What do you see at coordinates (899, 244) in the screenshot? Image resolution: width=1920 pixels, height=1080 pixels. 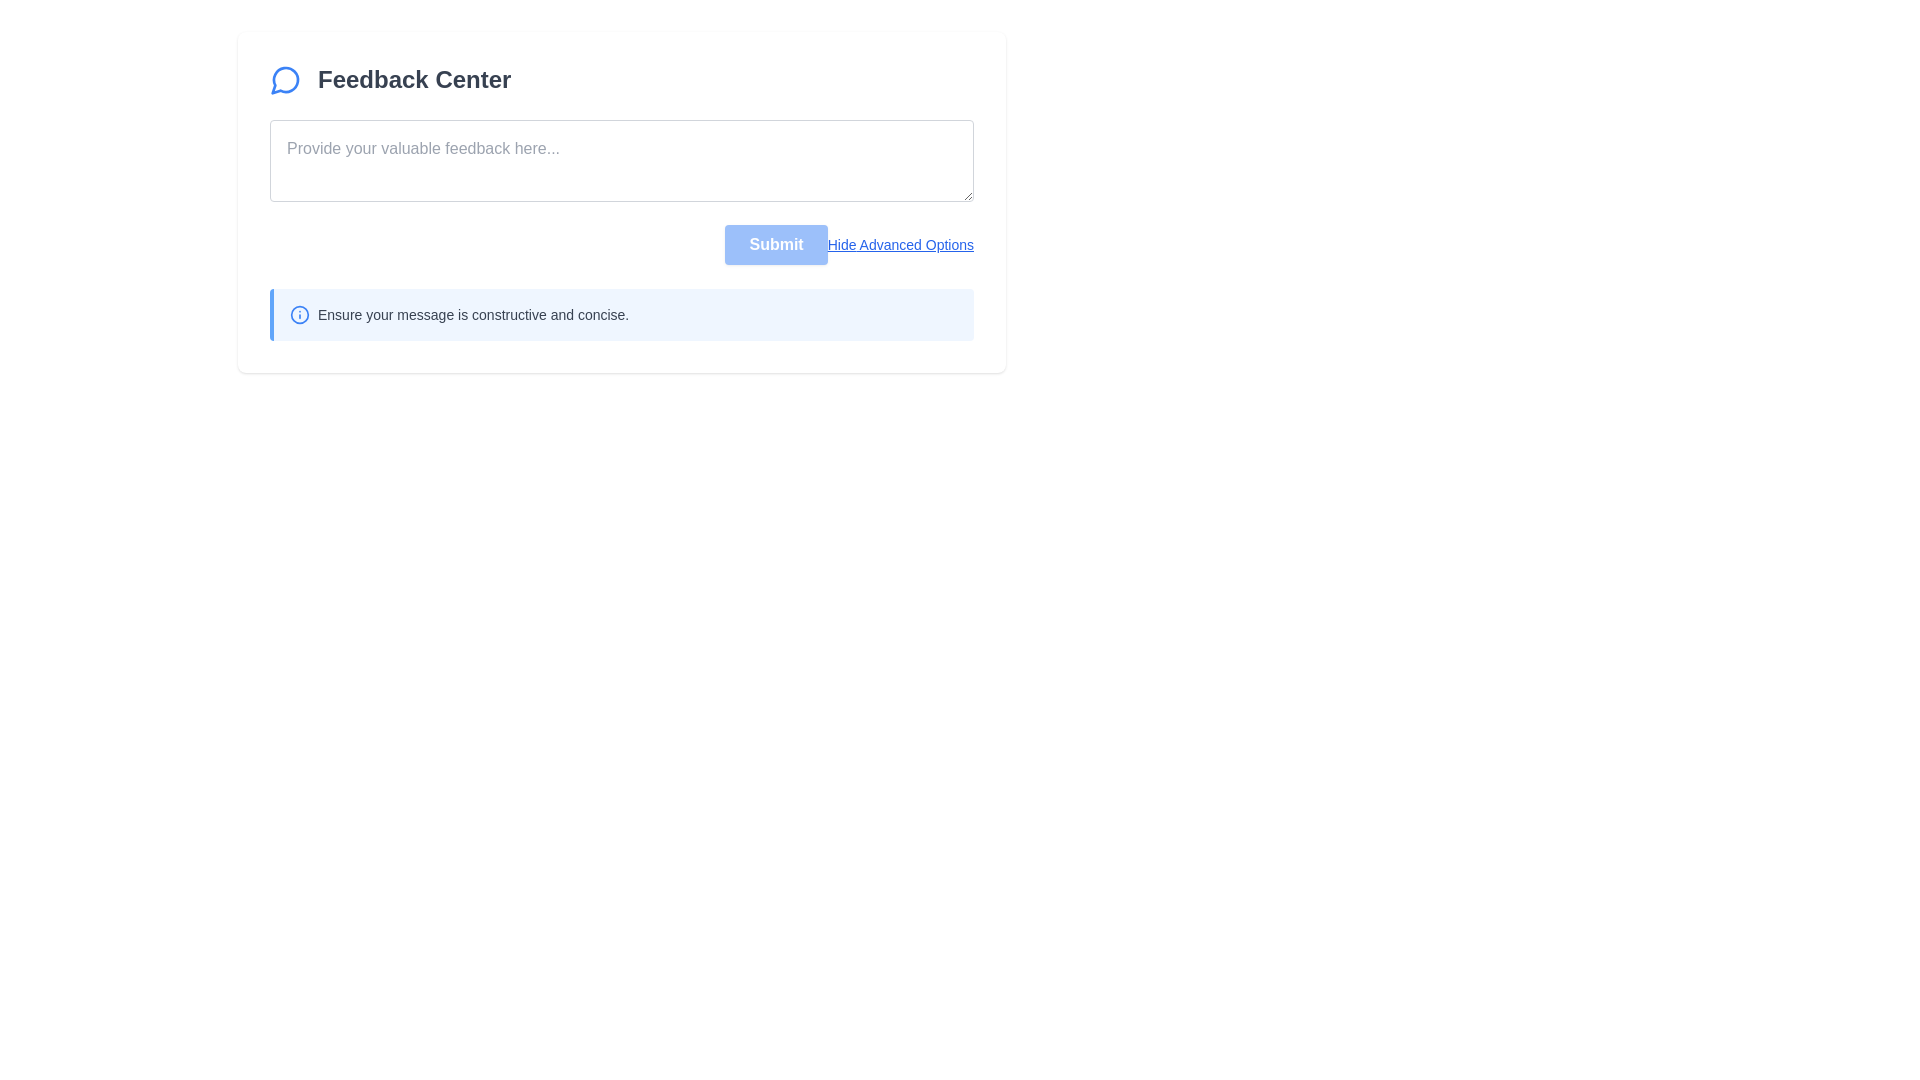 I see `the text link that reads 'Hide Advanced Options', which is styled with blue color and underlined` at bounding box center [899, 244].